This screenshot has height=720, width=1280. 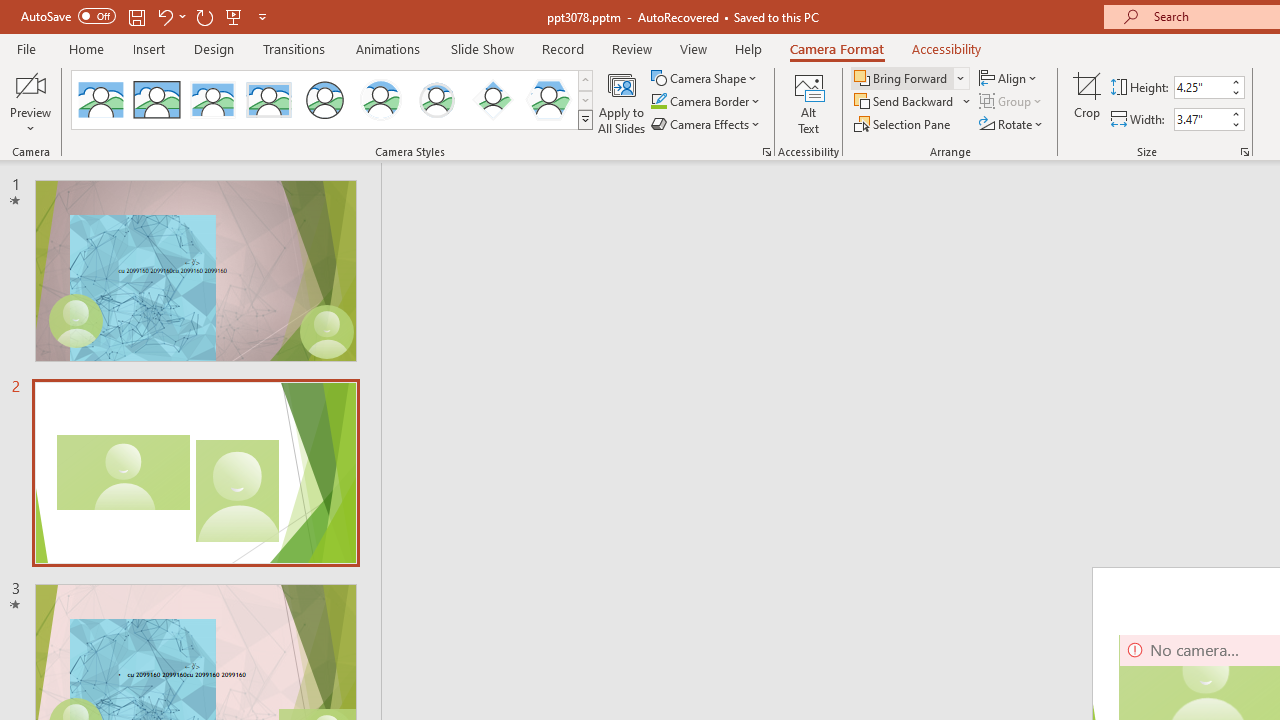 I want to click on 'Enable Camera Preview', so click(x=30, y=84).